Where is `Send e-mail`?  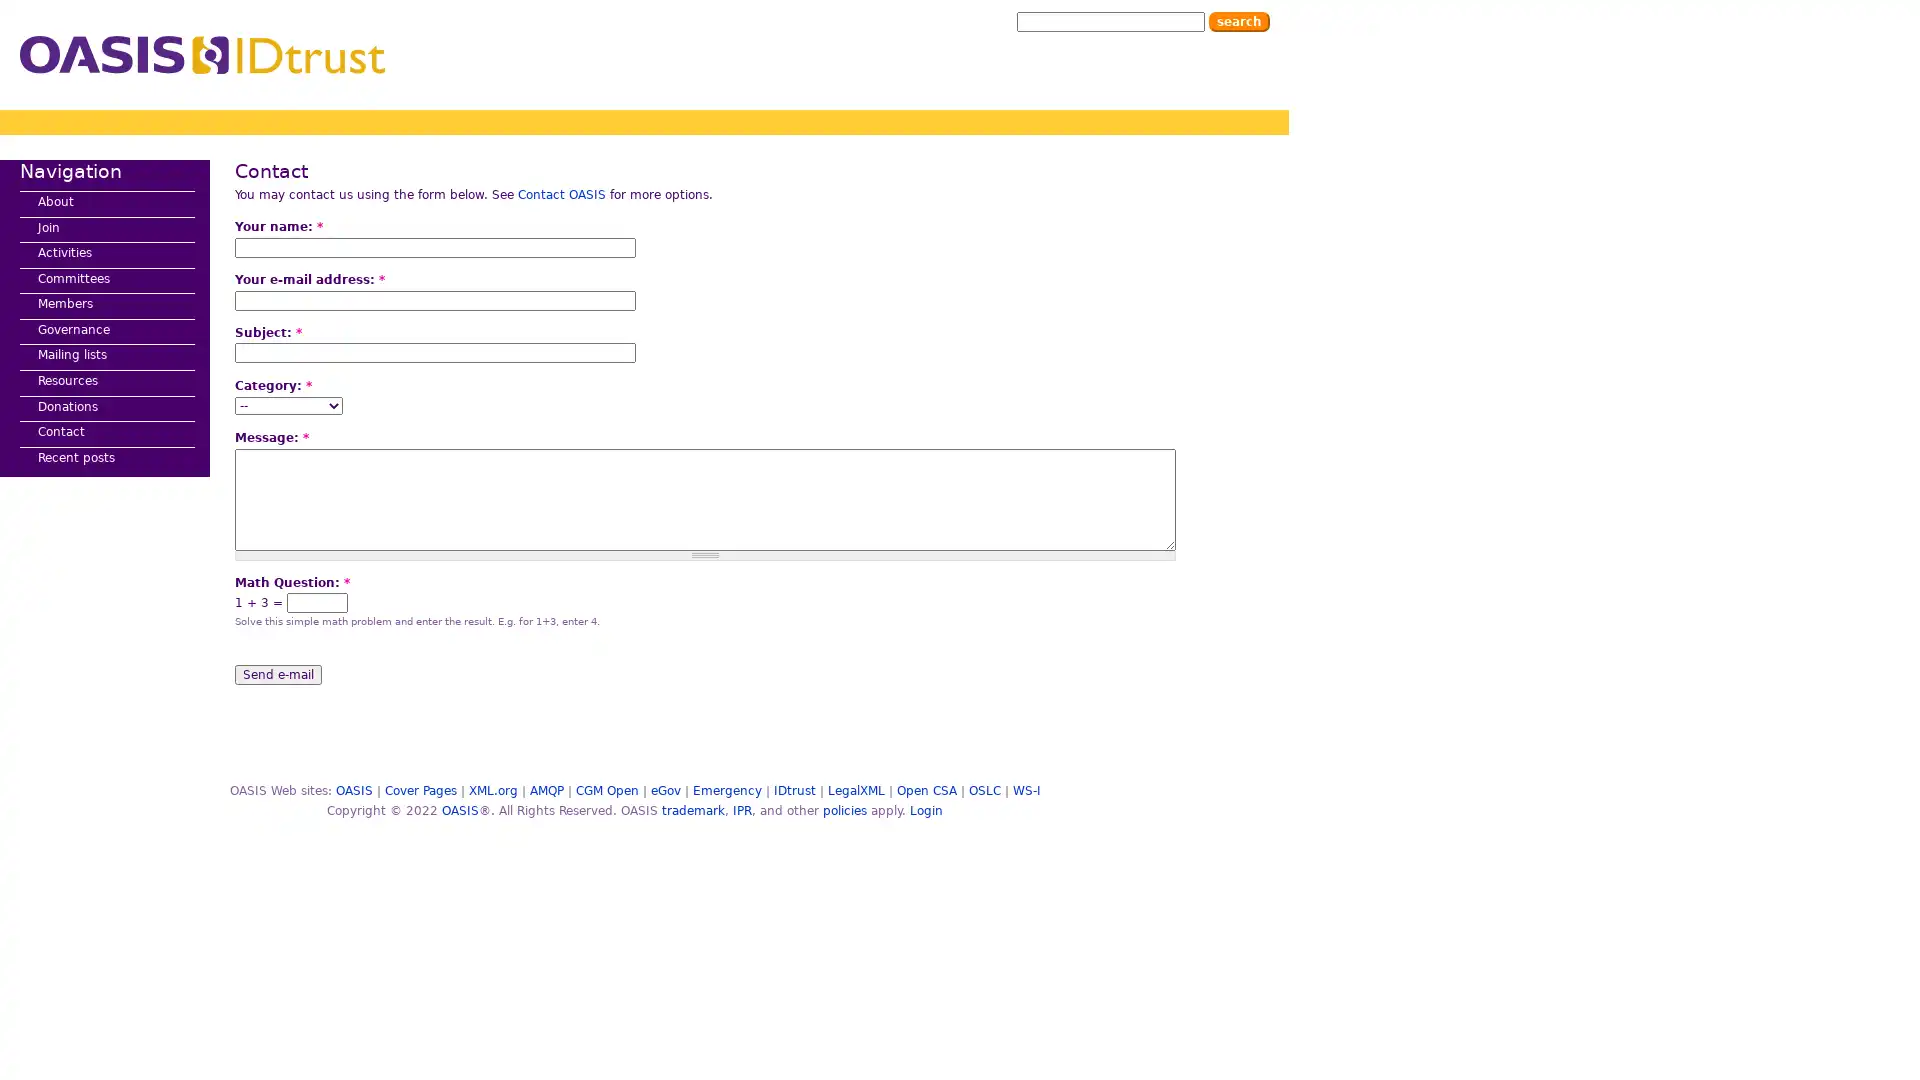 Send e-mail is located at coordinates (277, 674).